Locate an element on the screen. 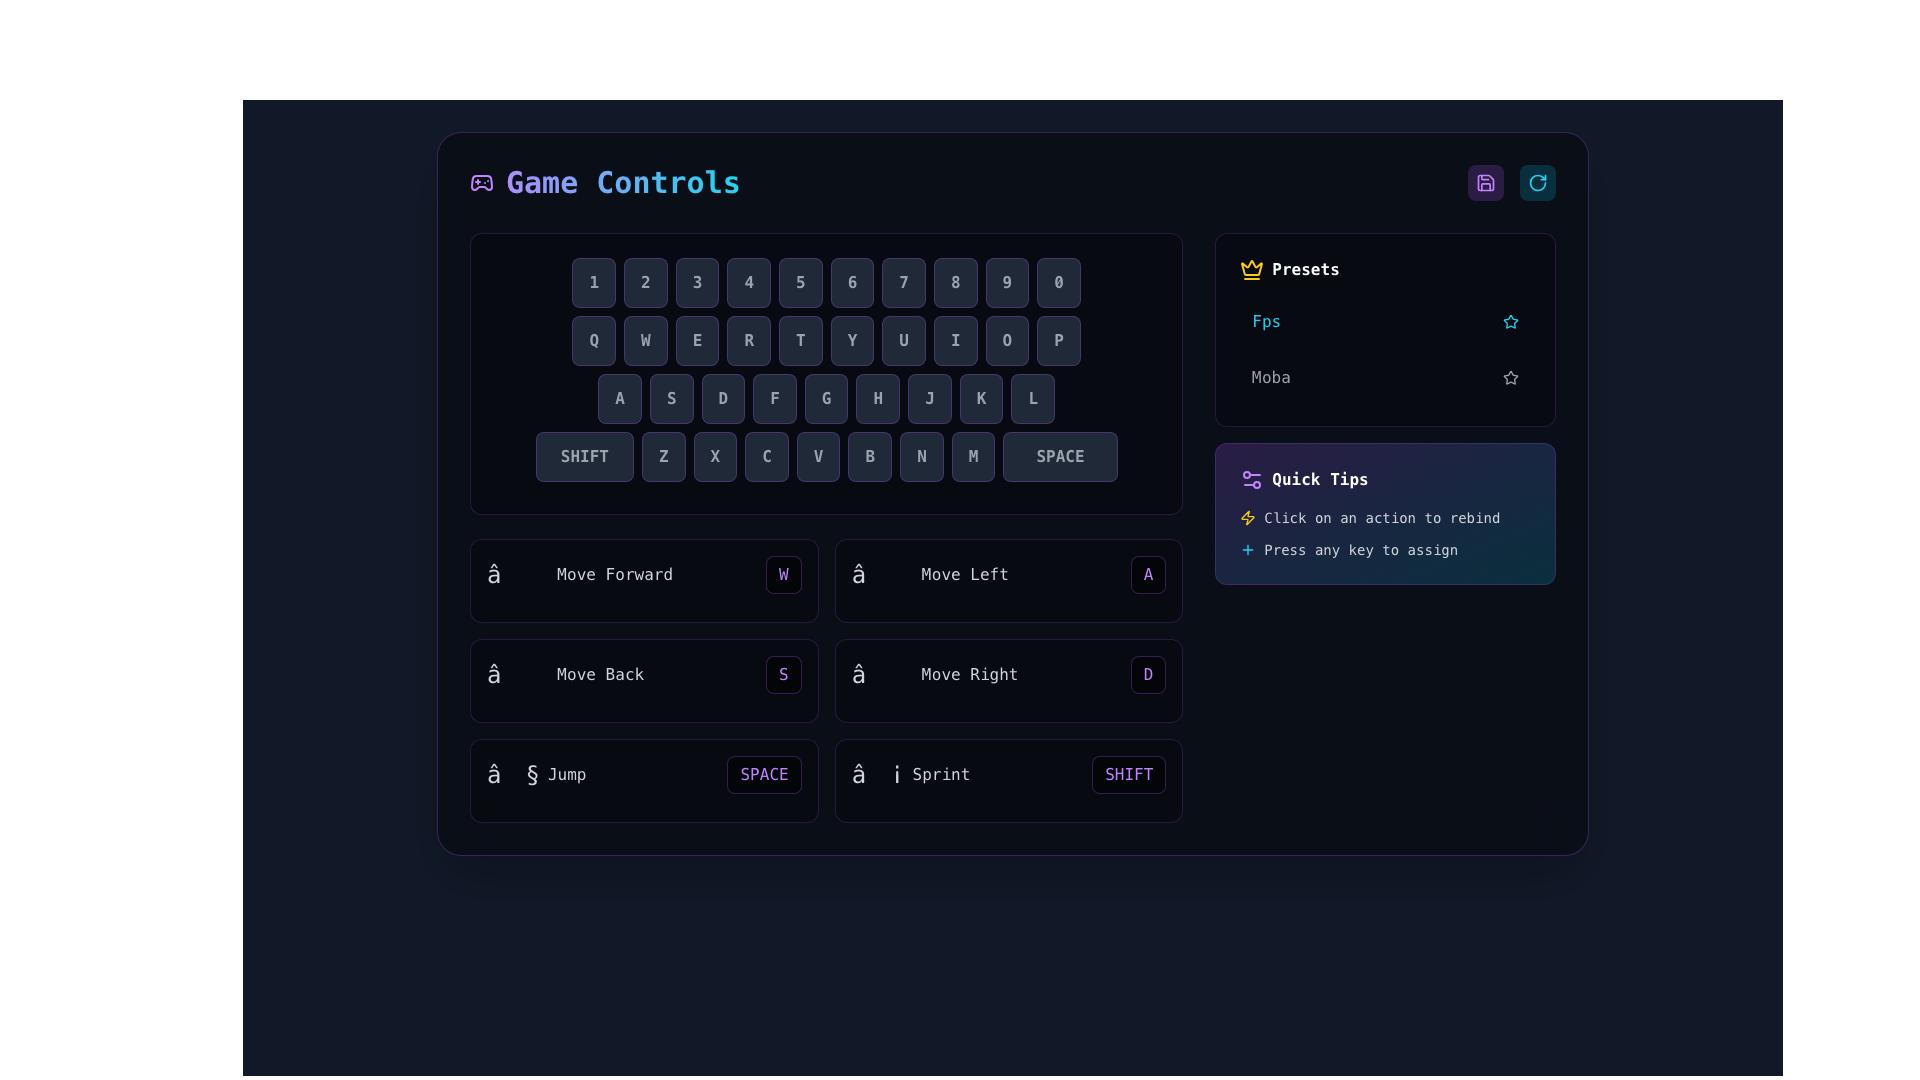  the square-shaped button with a dark background and light gray text displaying the number '9', which is part of a row of buttons is located at coordinates (1007, 282).